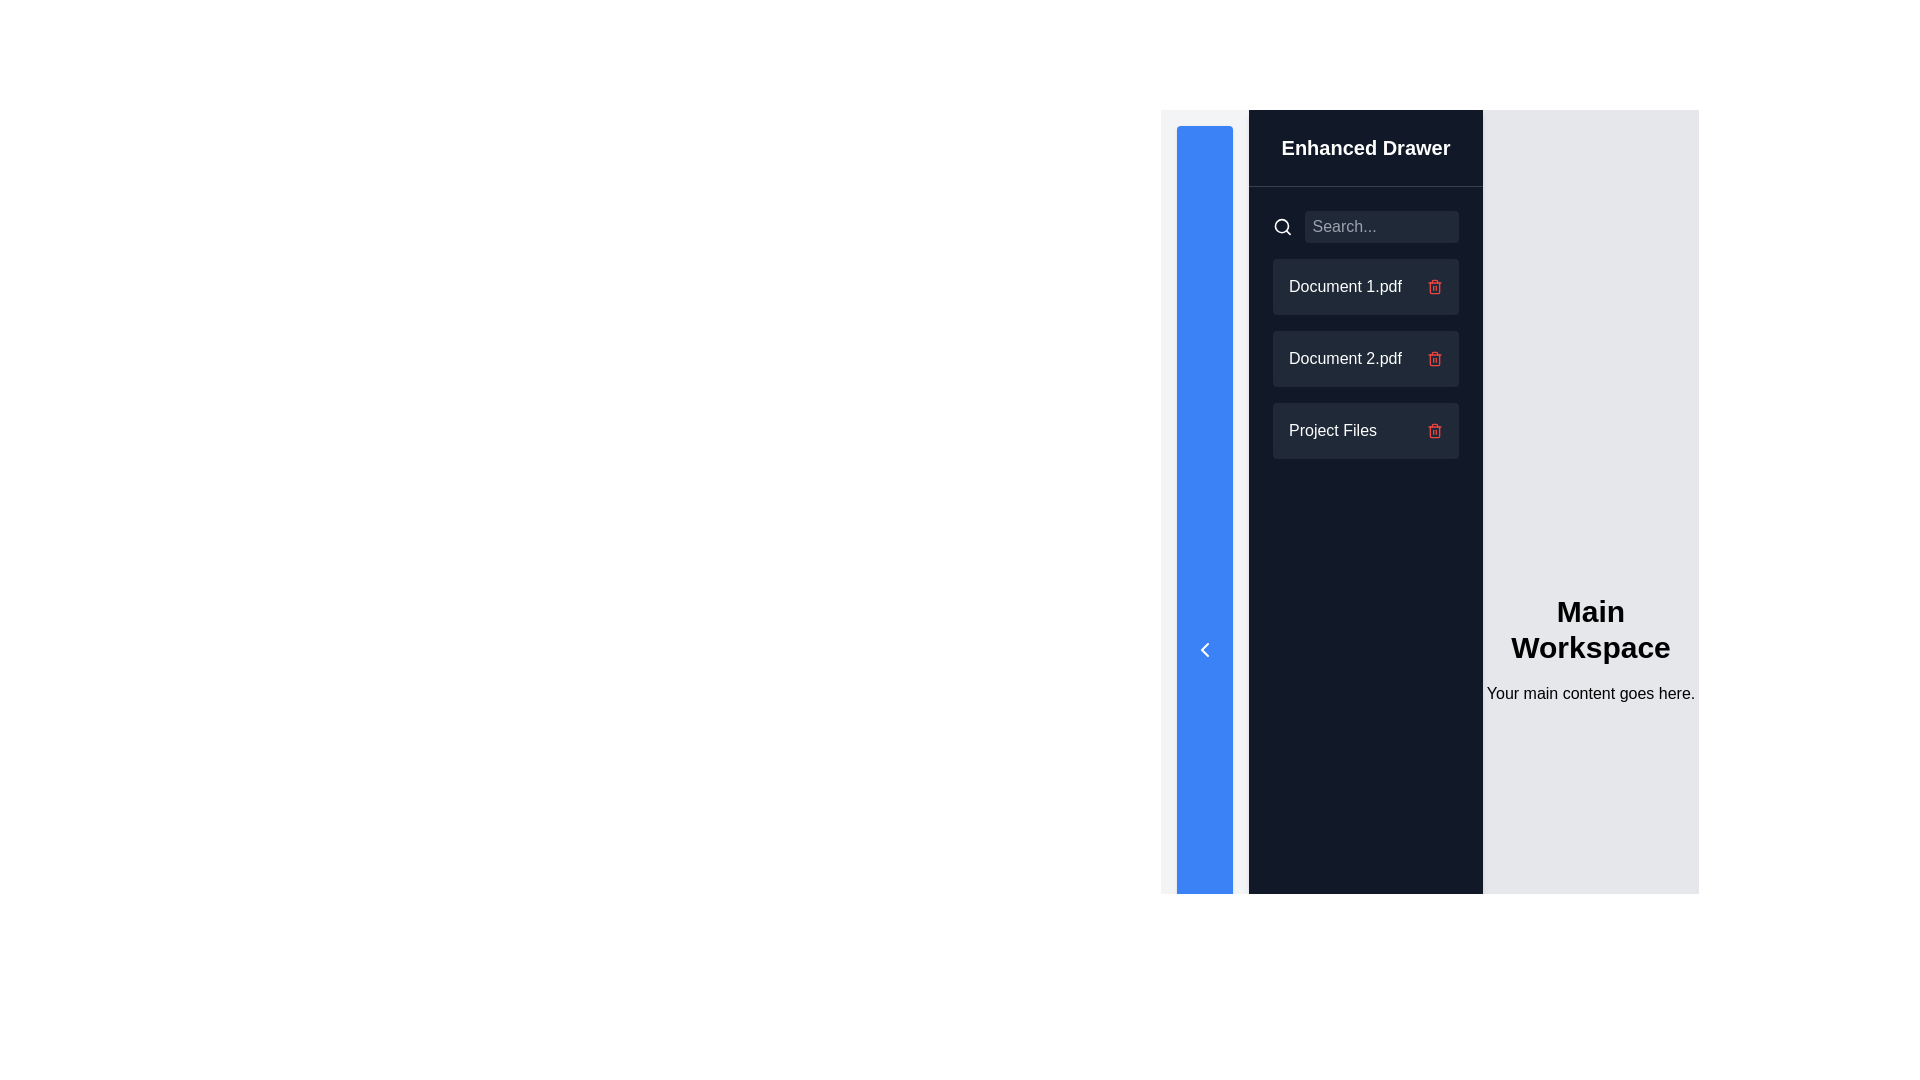 The image size is (1920, 1080). Describe the element at coordinates (1434, 286) in the screenshot. I see `the delete button with an icon` at that location.